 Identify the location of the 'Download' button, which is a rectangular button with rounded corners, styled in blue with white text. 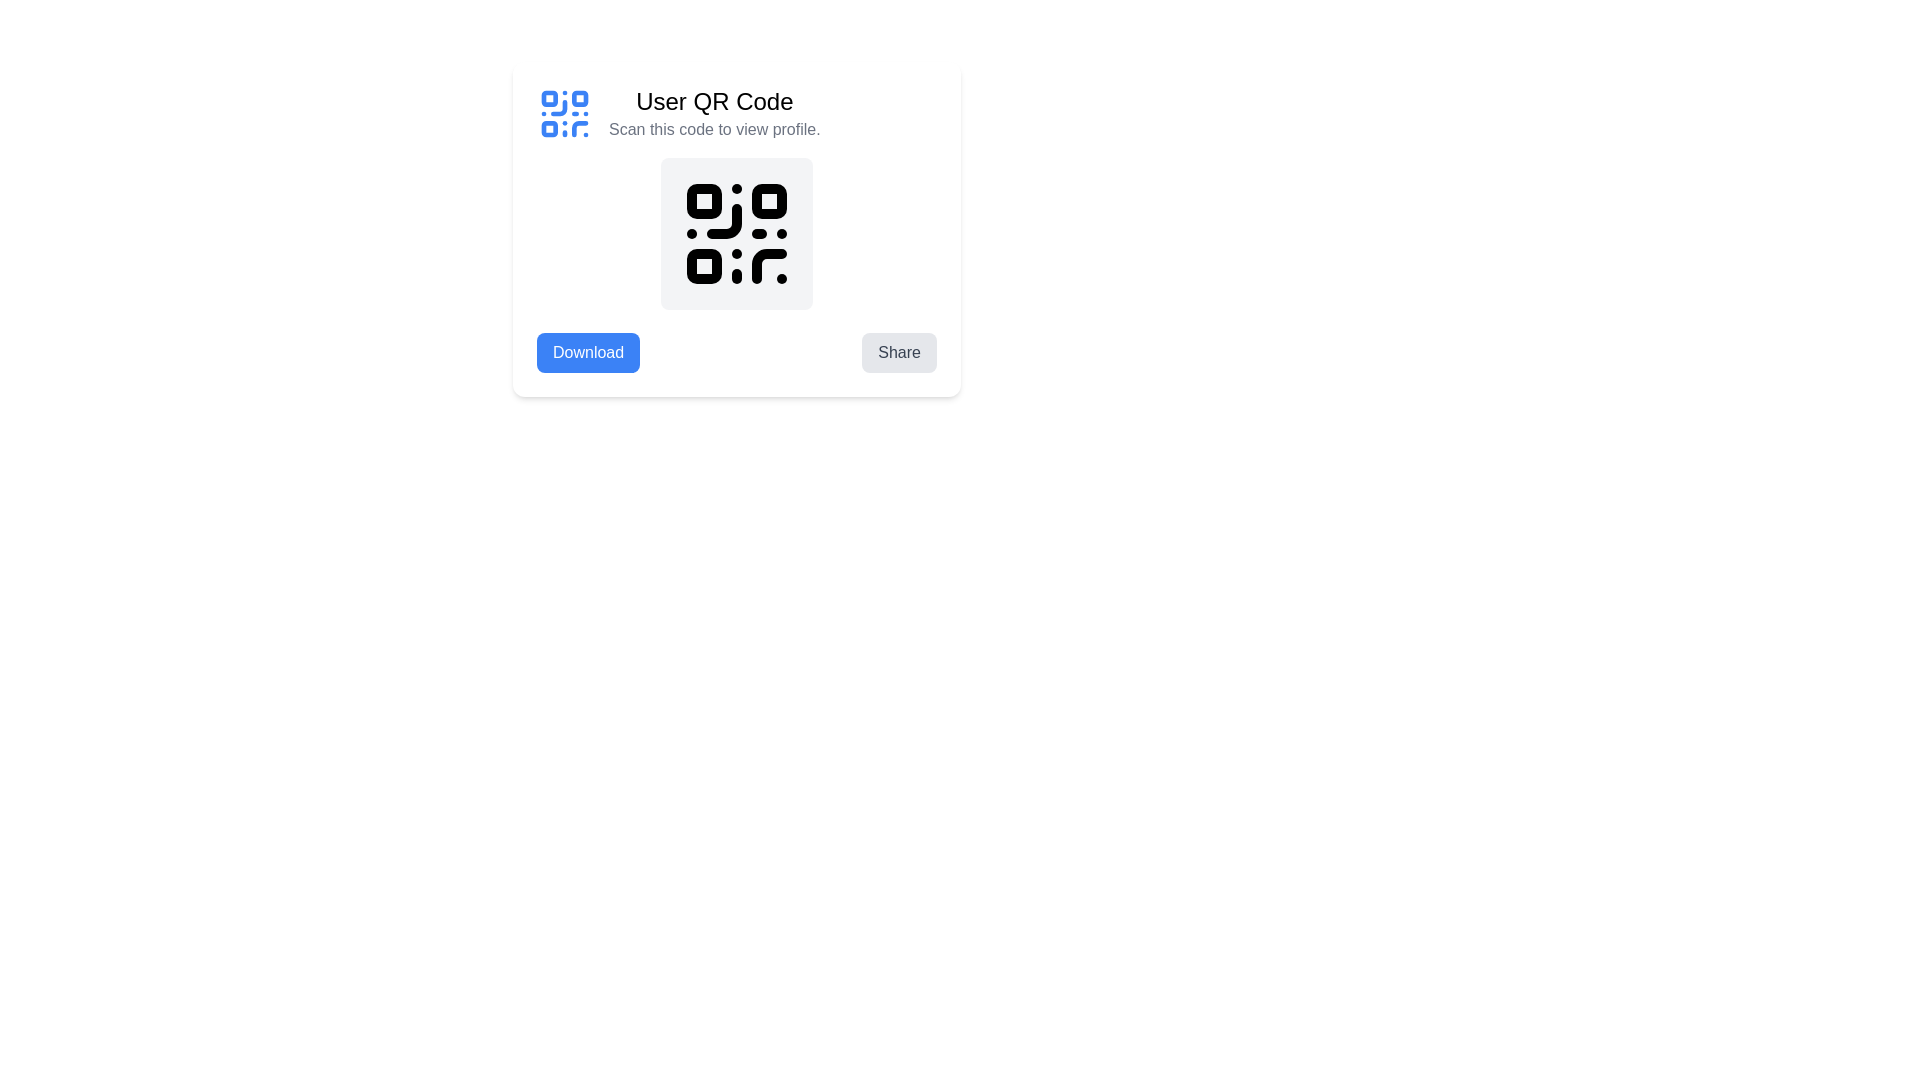
(587, 352).